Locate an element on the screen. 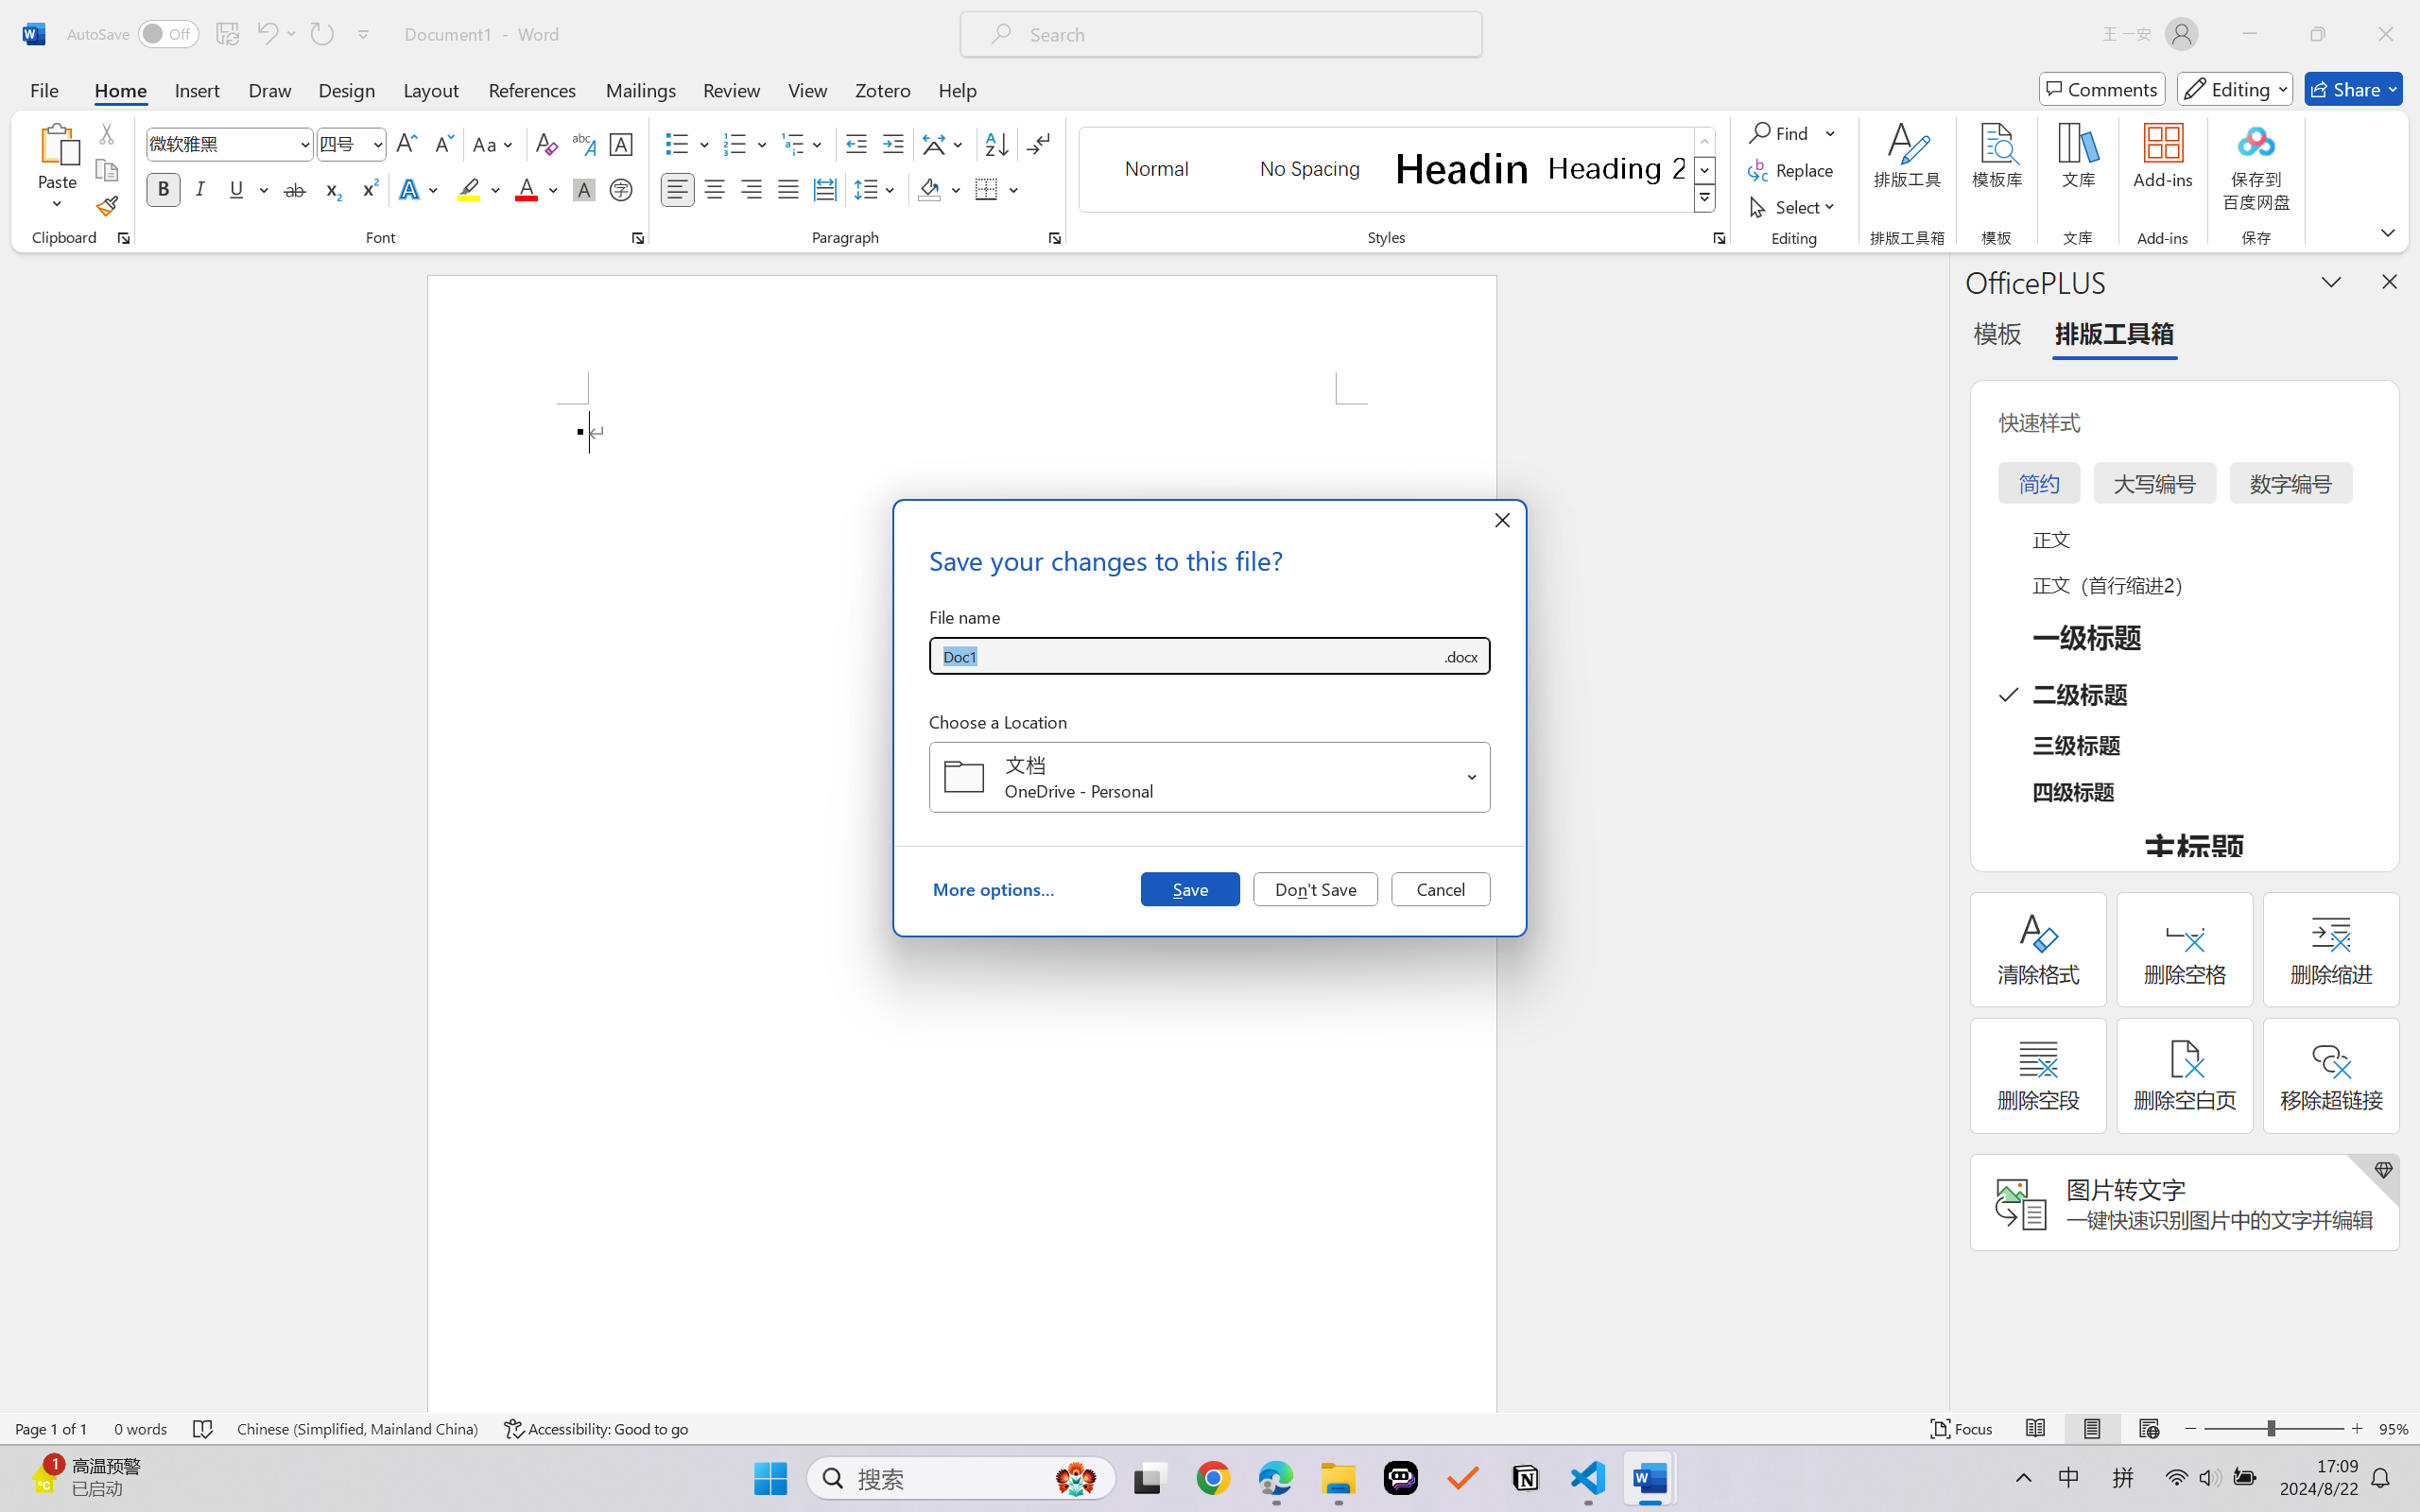 This screenshot has width=2420, height=1512. 'Google Chrome' is located at coordinates (1213, 1478).